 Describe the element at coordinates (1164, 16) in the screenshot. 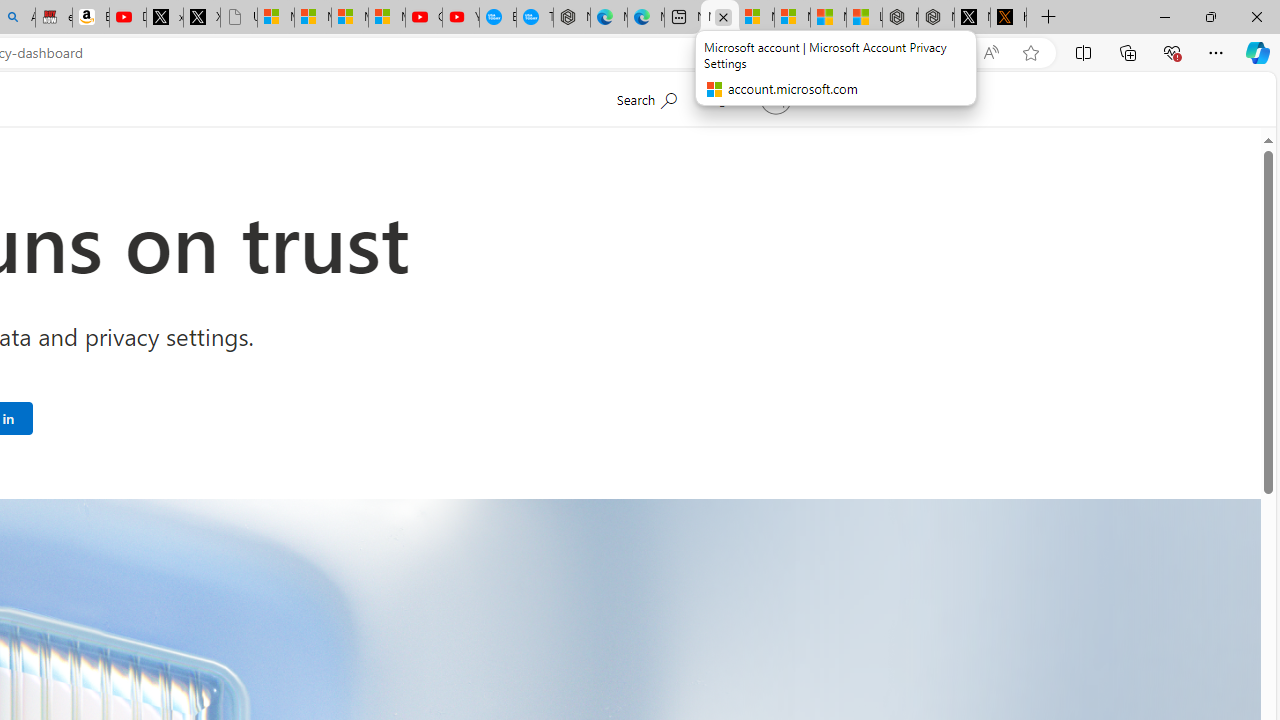

I see `'Minimize'` at that location.